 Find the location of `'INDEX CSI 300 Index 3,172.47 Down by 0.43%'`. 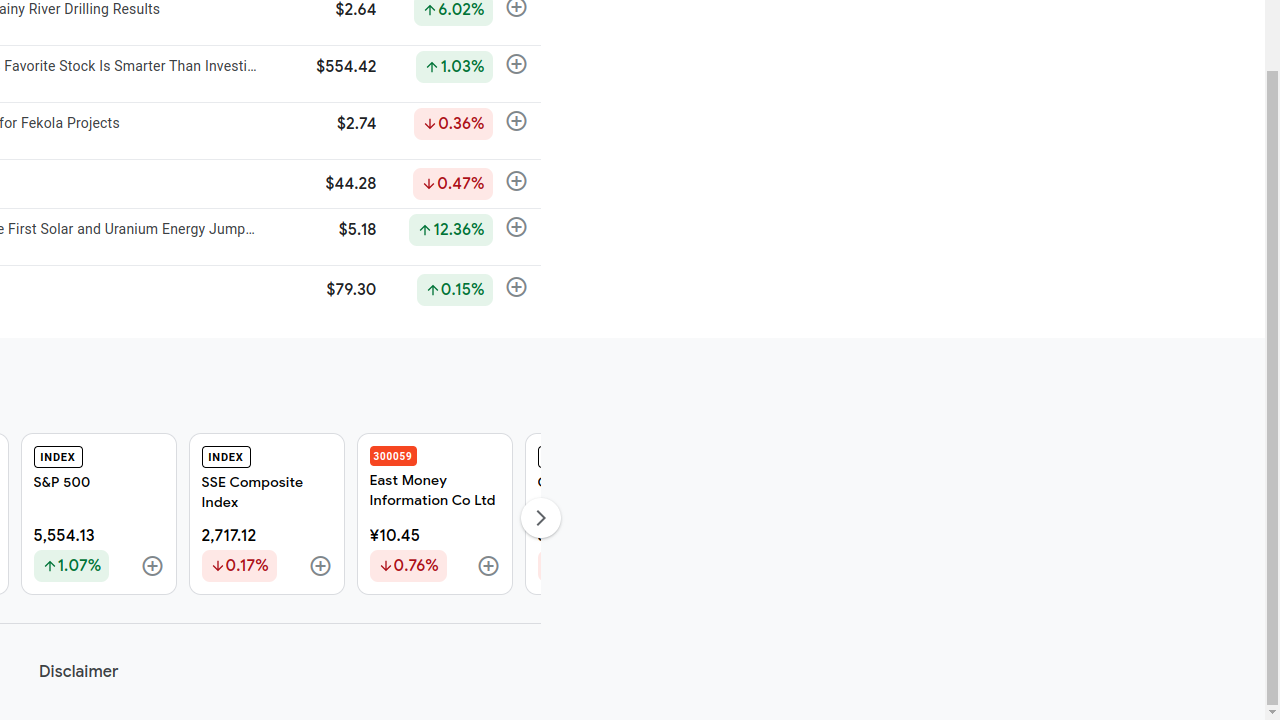

'INDEX CSI 300 Index 3,172.47 Down by 0.43%' is located at coordinates (601, 513).